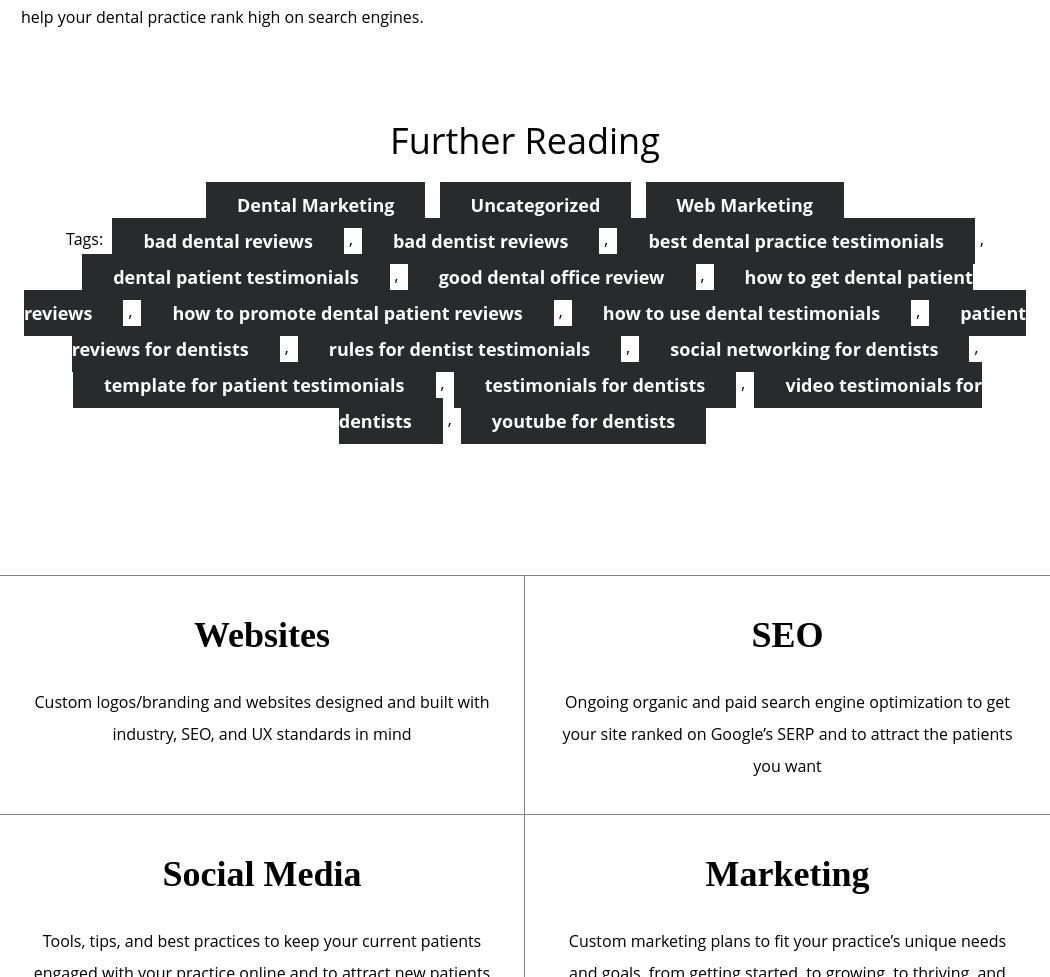 This screenshot has width=1050, height=977. I want to click on 'social networking for dentists', so click(802, 348).